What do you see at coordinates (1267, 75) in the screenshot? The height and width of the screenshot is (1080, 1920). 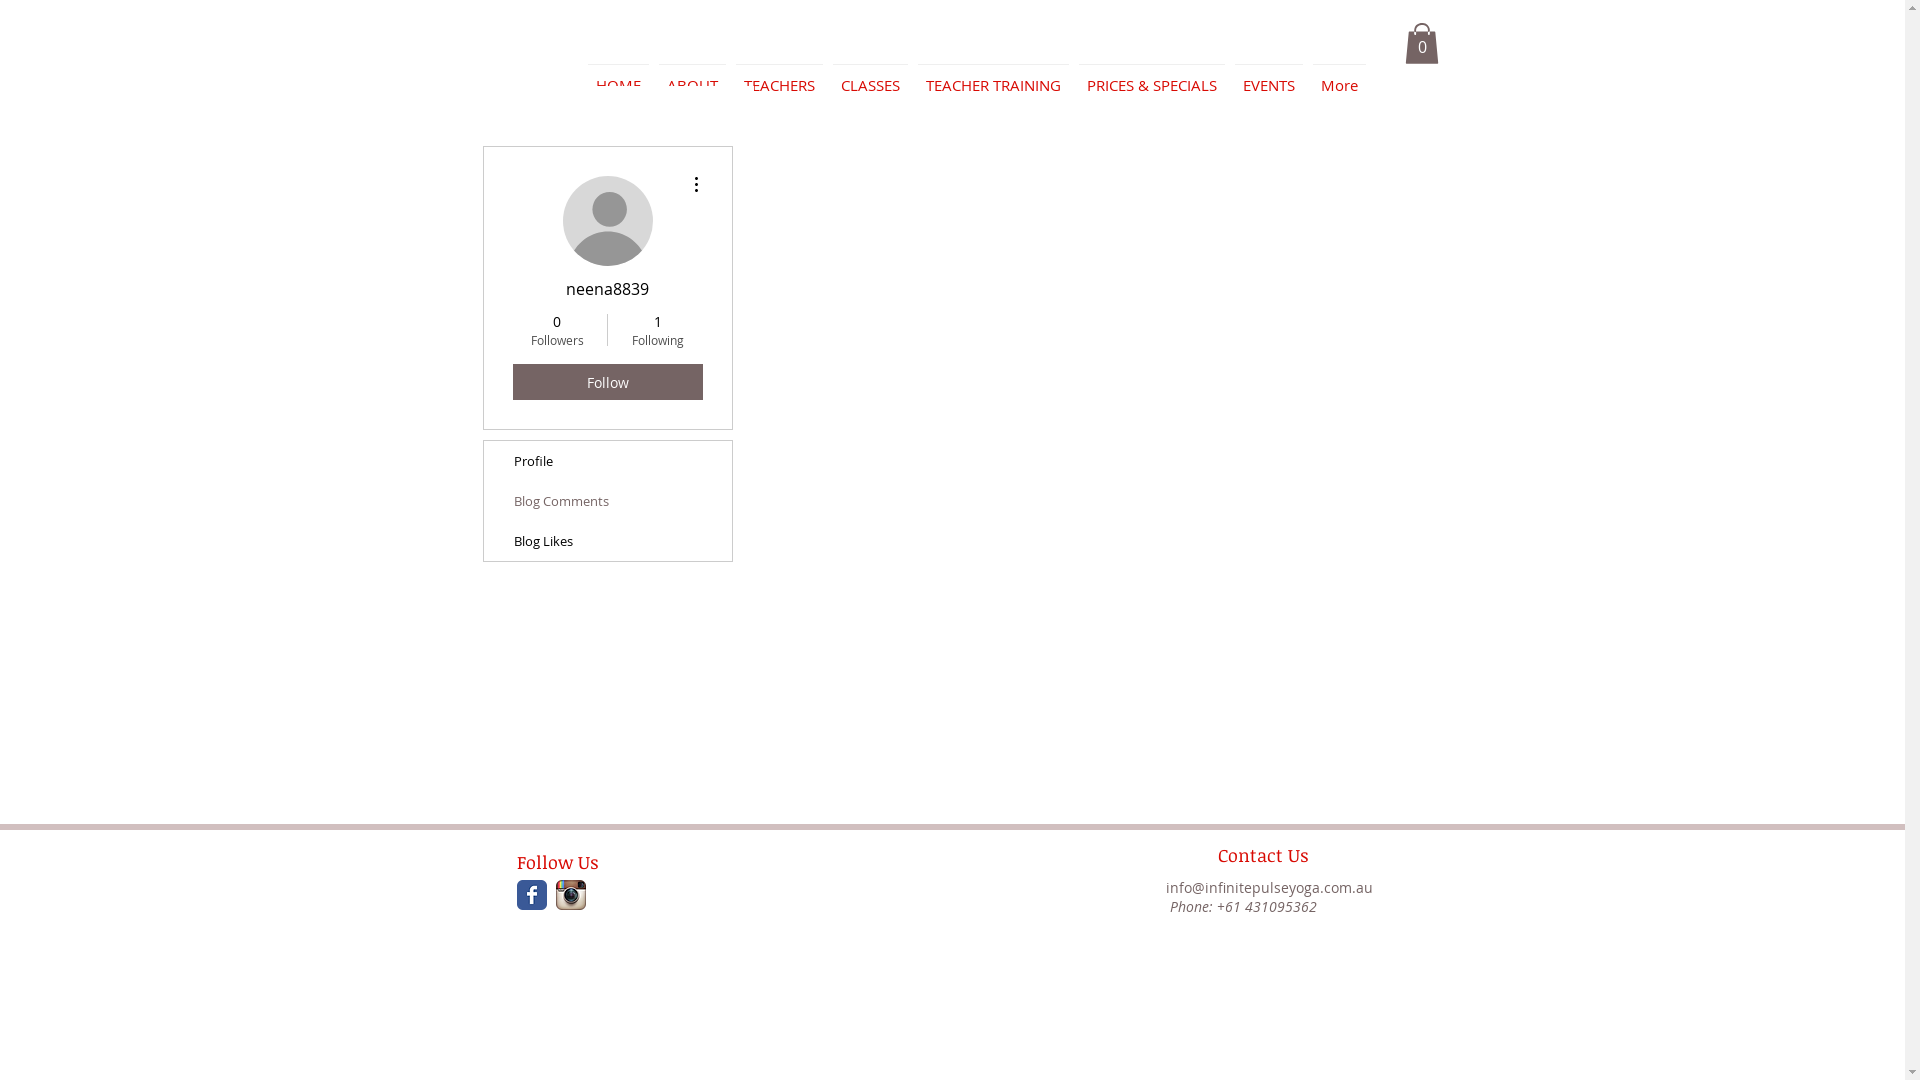 I see `'EVENTS'` at bounding box center [1267, 75].